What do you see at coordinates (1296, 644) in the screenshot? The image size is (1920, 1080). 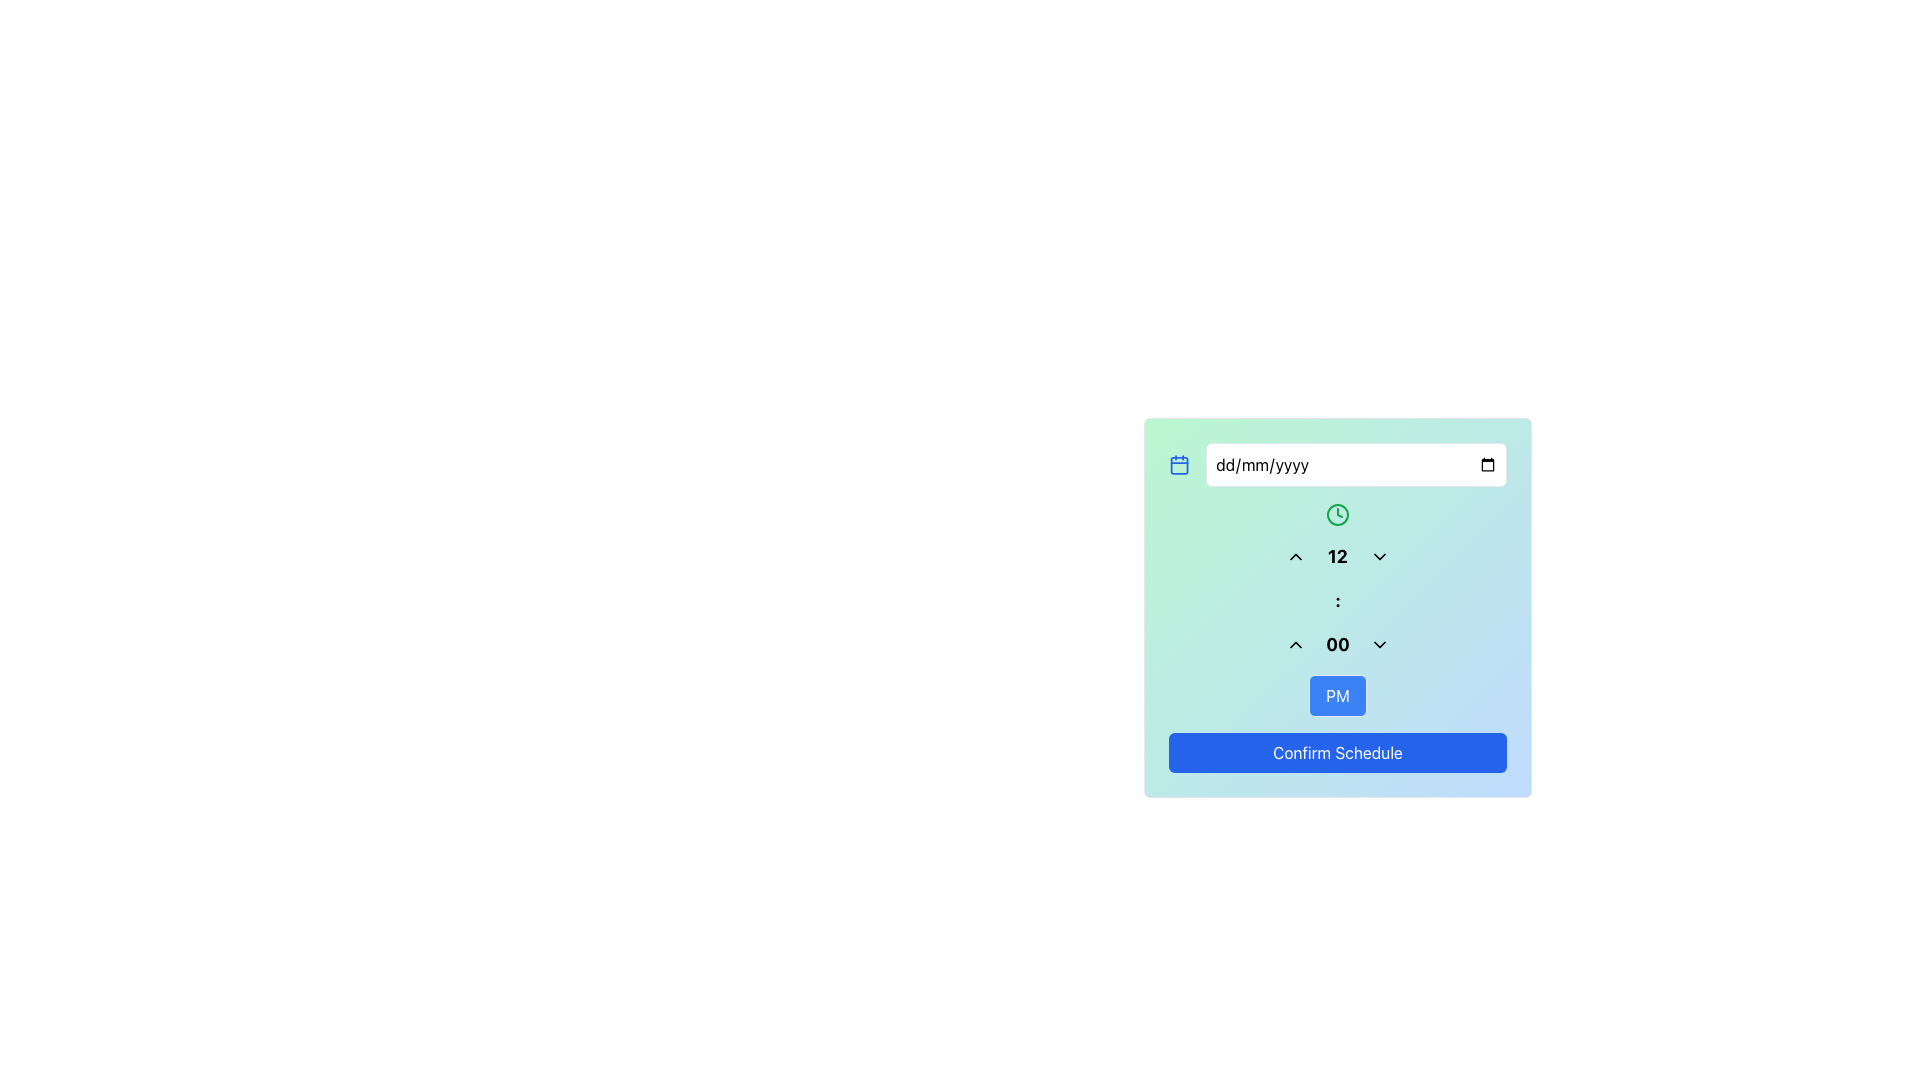 I see `the chevron-upward arrow icon button located to the left of the bold '00' text to increment a value` at bounding box center [1296, 644].